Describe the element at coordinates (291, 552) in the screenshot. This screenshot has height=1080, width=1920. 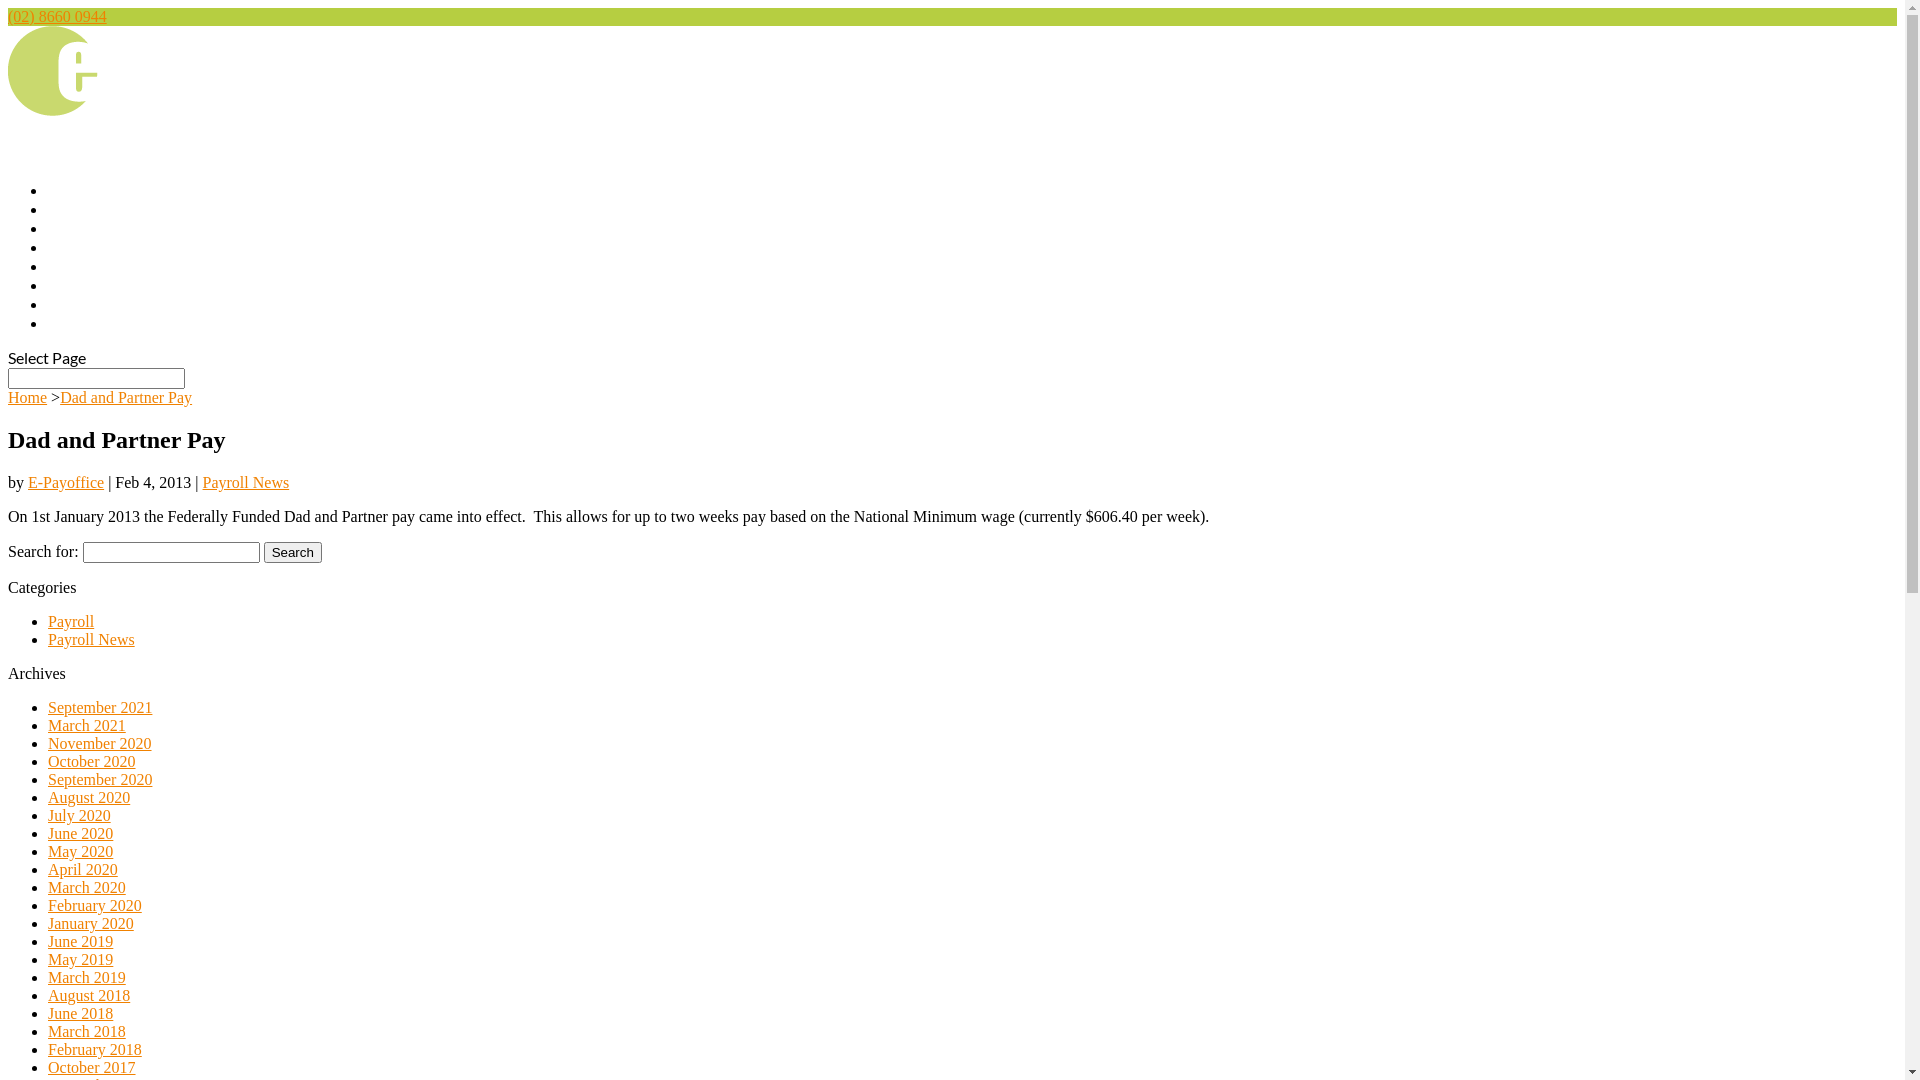
I see `'Search'` at that location.